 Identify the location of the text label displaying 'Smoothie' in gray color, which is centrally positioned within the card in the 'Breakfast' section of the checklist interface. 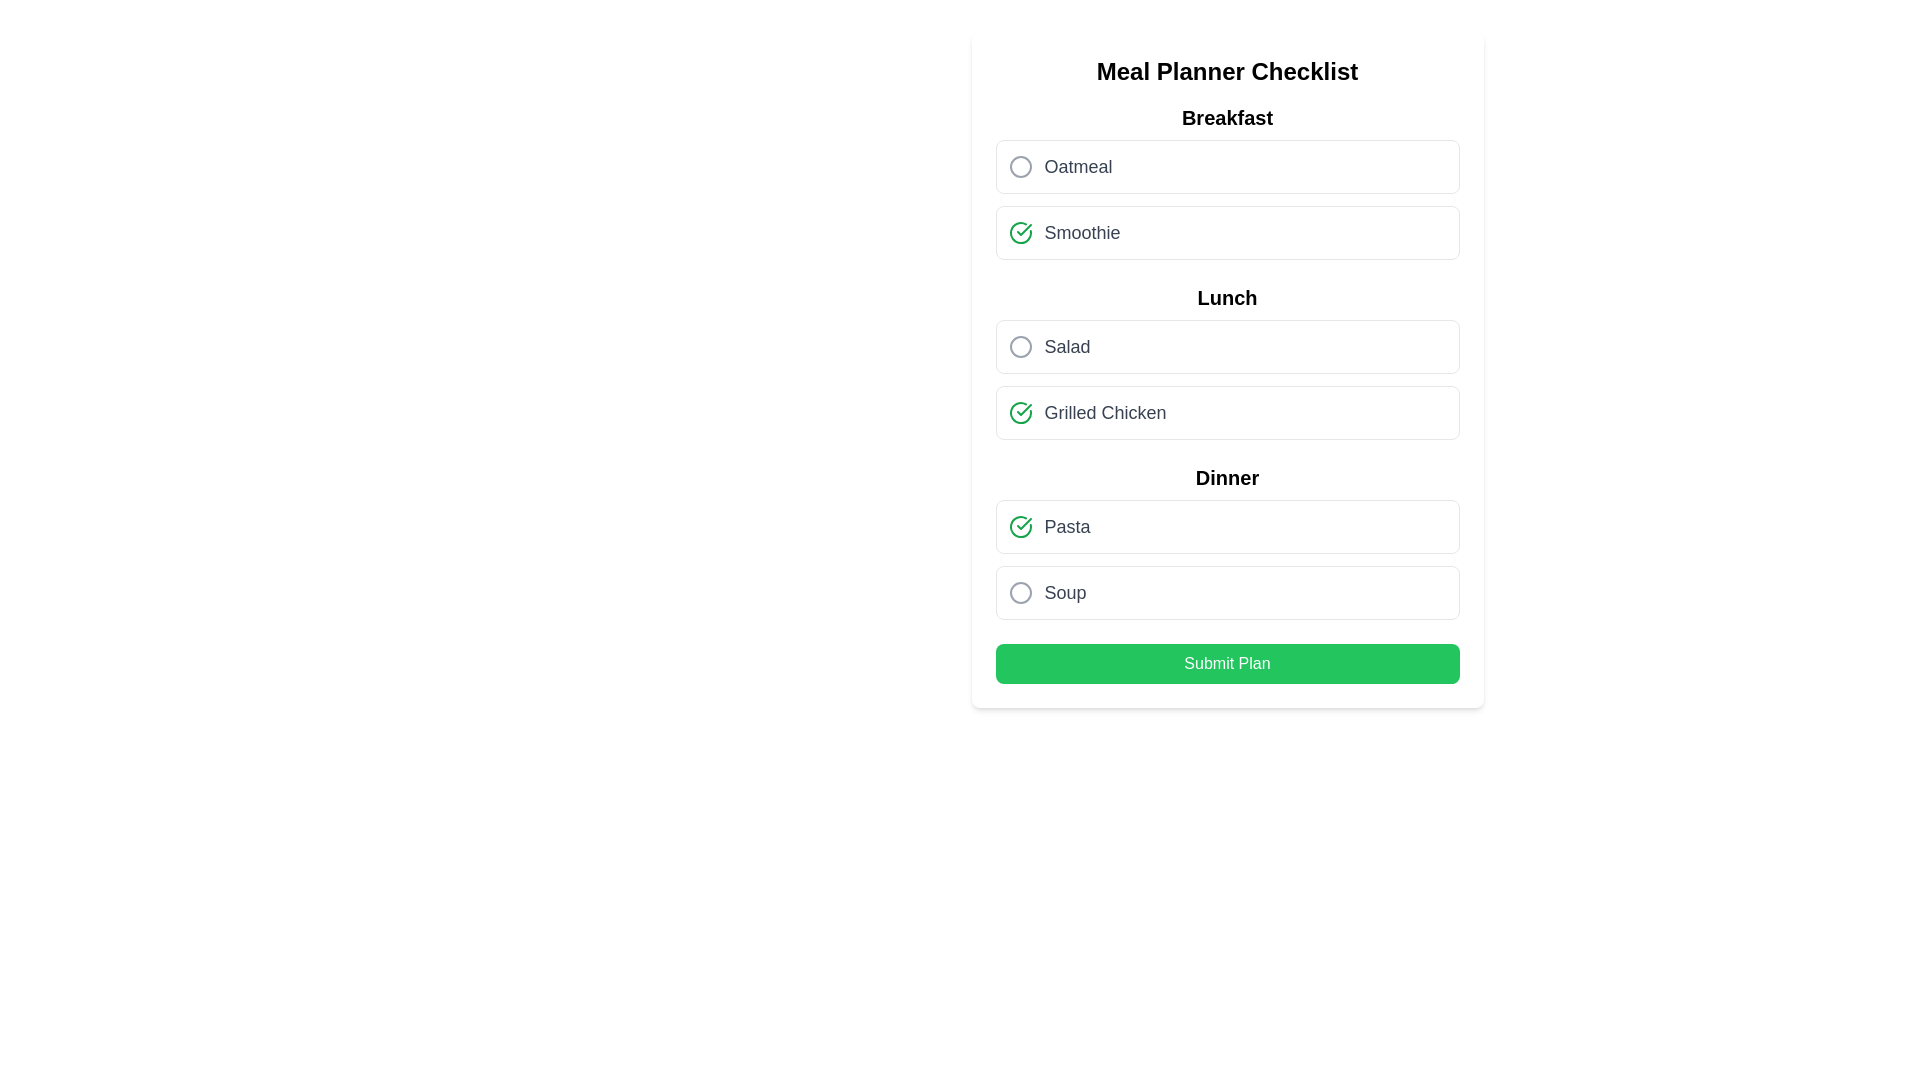
(1081, 231).